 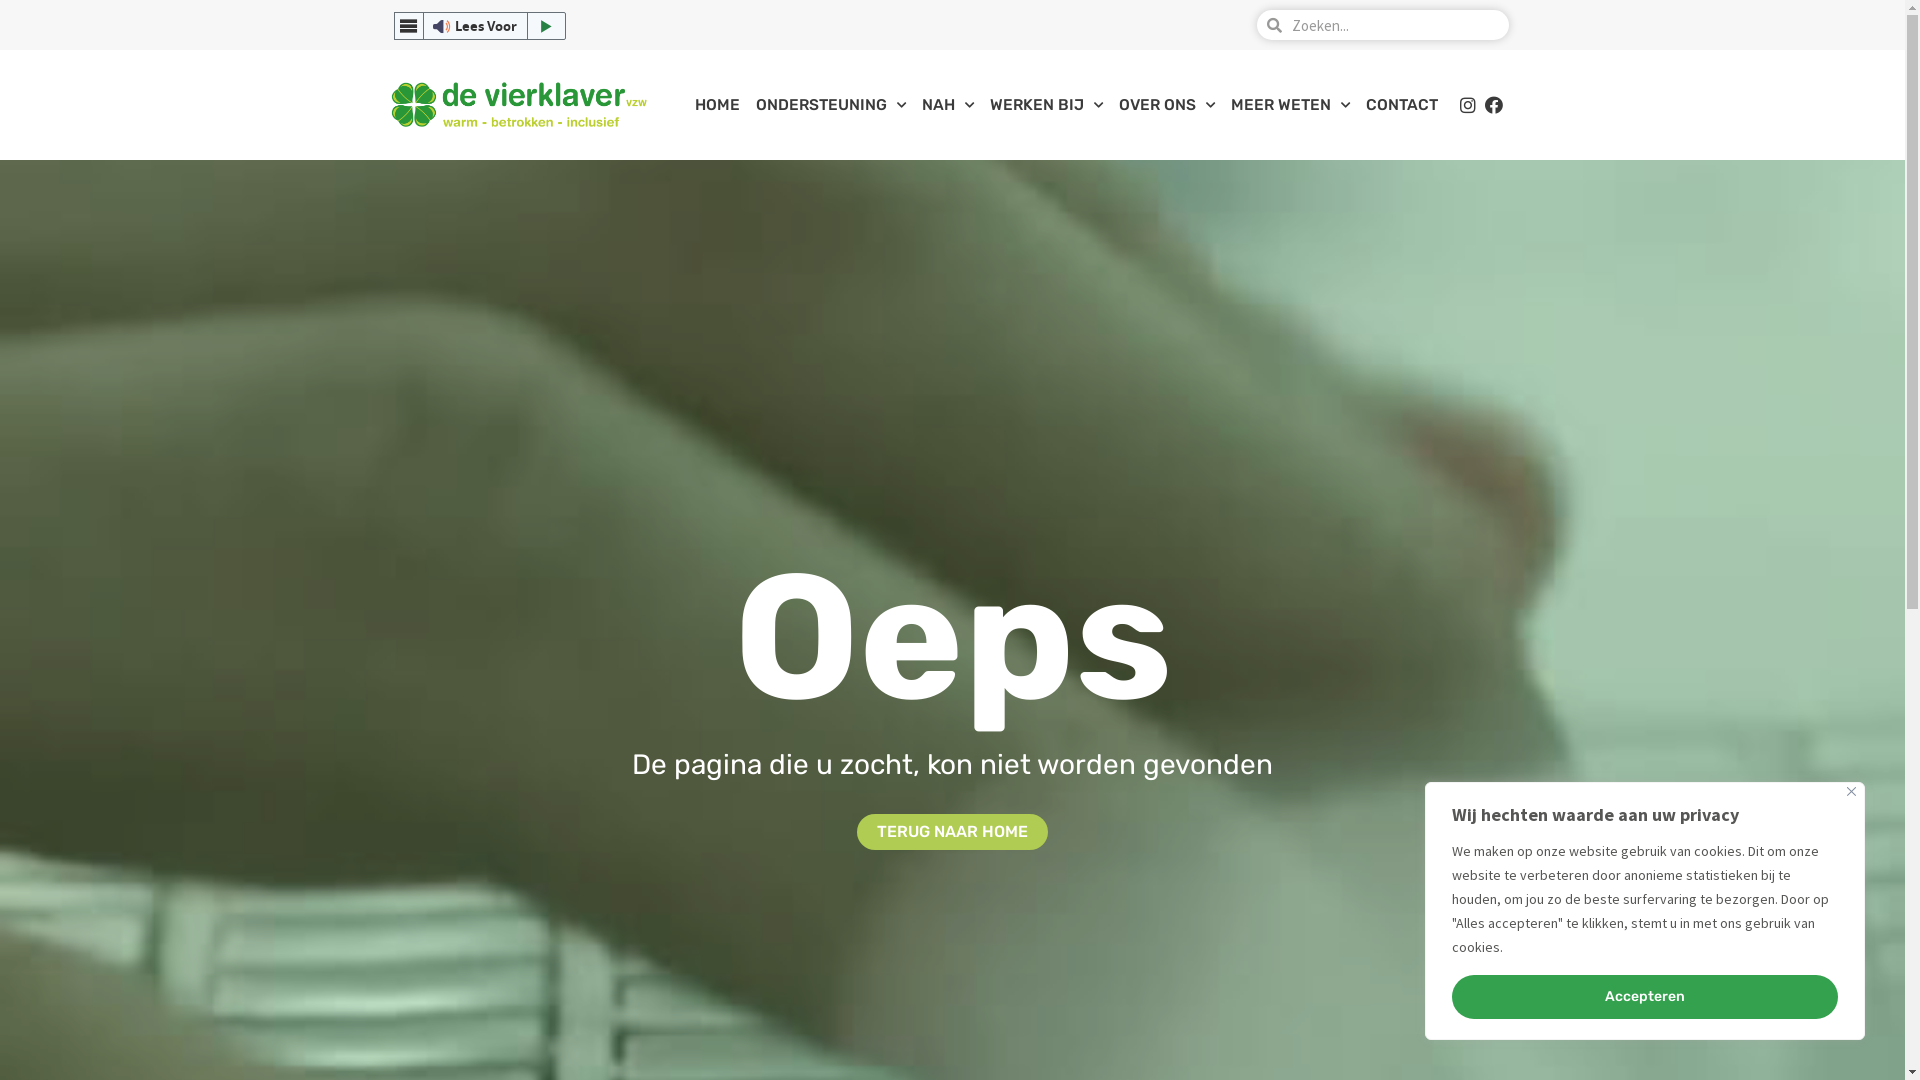 I want to click on 'NAH', so click(x=947, y=104).